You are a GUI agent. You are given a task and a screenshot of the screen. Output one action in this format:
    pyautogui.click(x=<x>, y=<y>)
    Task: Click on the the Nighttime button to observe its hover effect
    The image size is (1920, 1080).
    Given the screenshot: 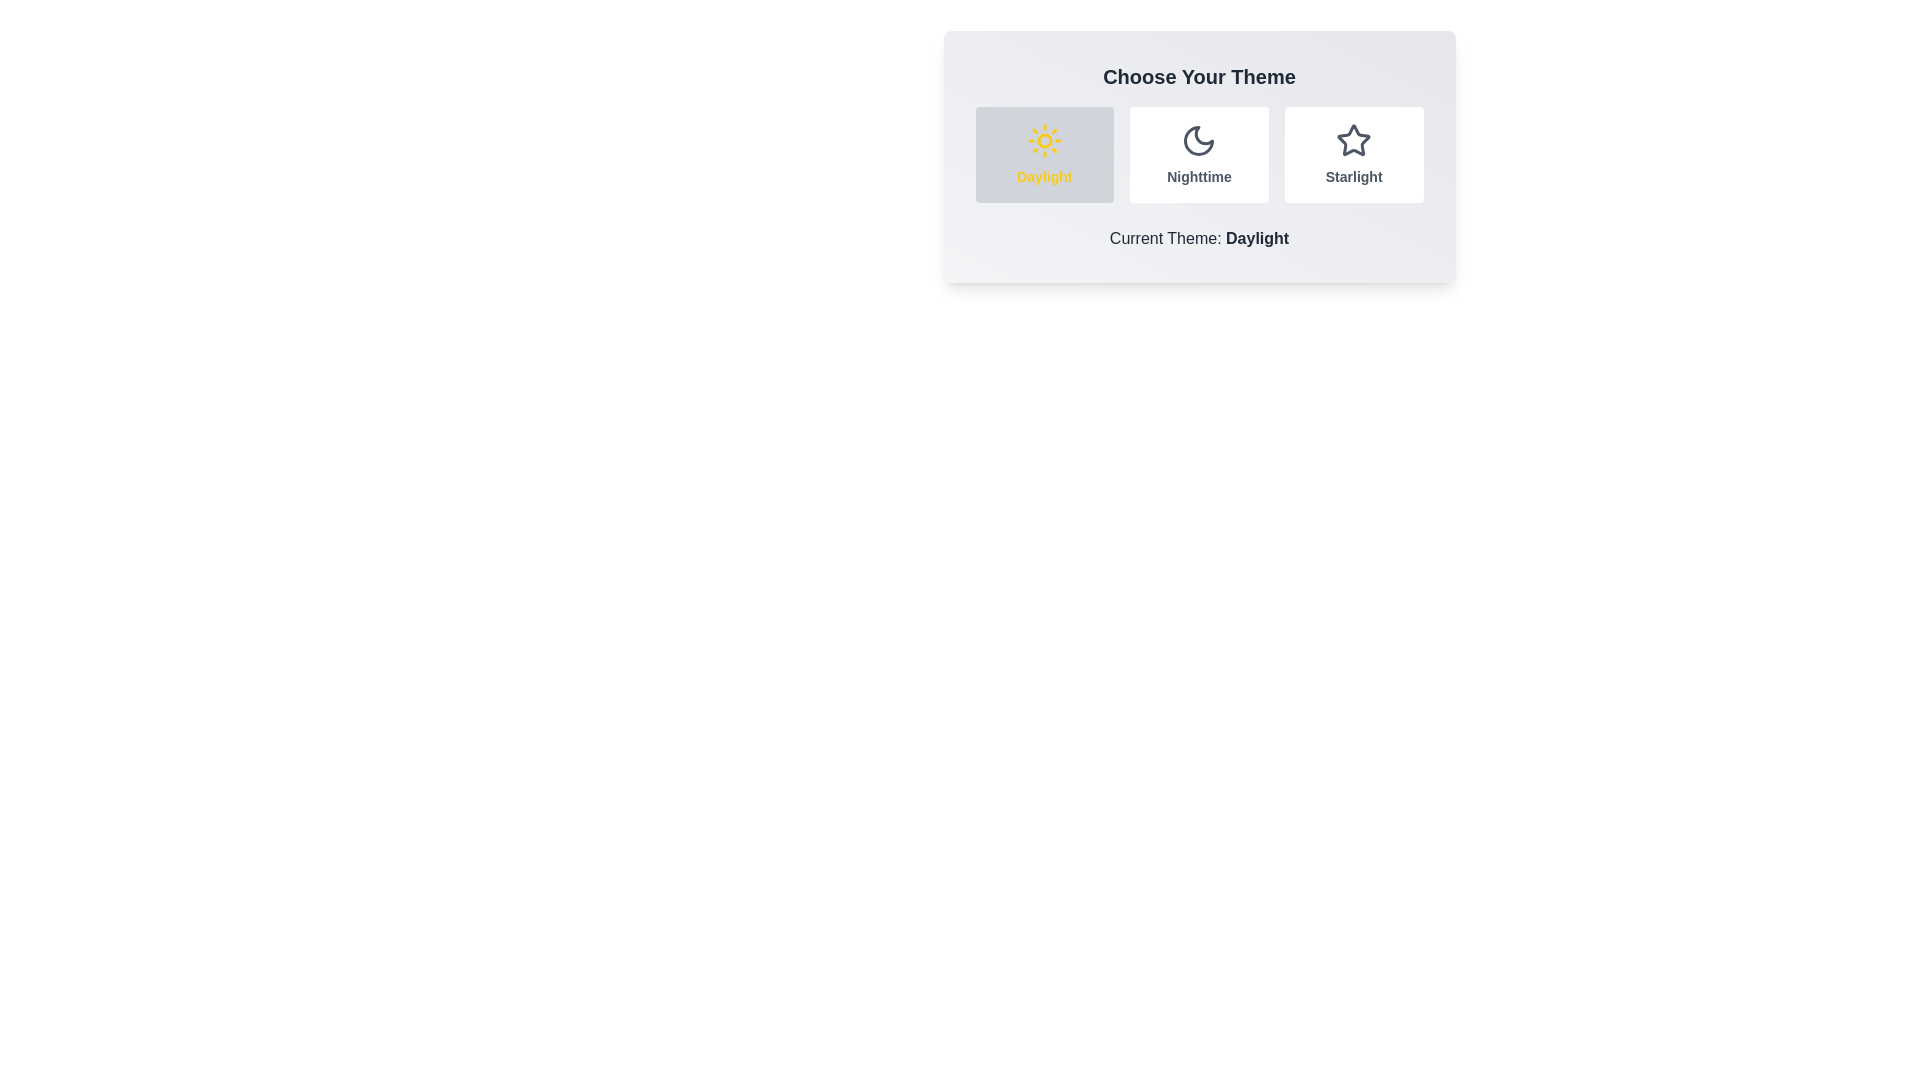 What is the action you would take?
    pyautogui.click(x=1199, y=153)
    